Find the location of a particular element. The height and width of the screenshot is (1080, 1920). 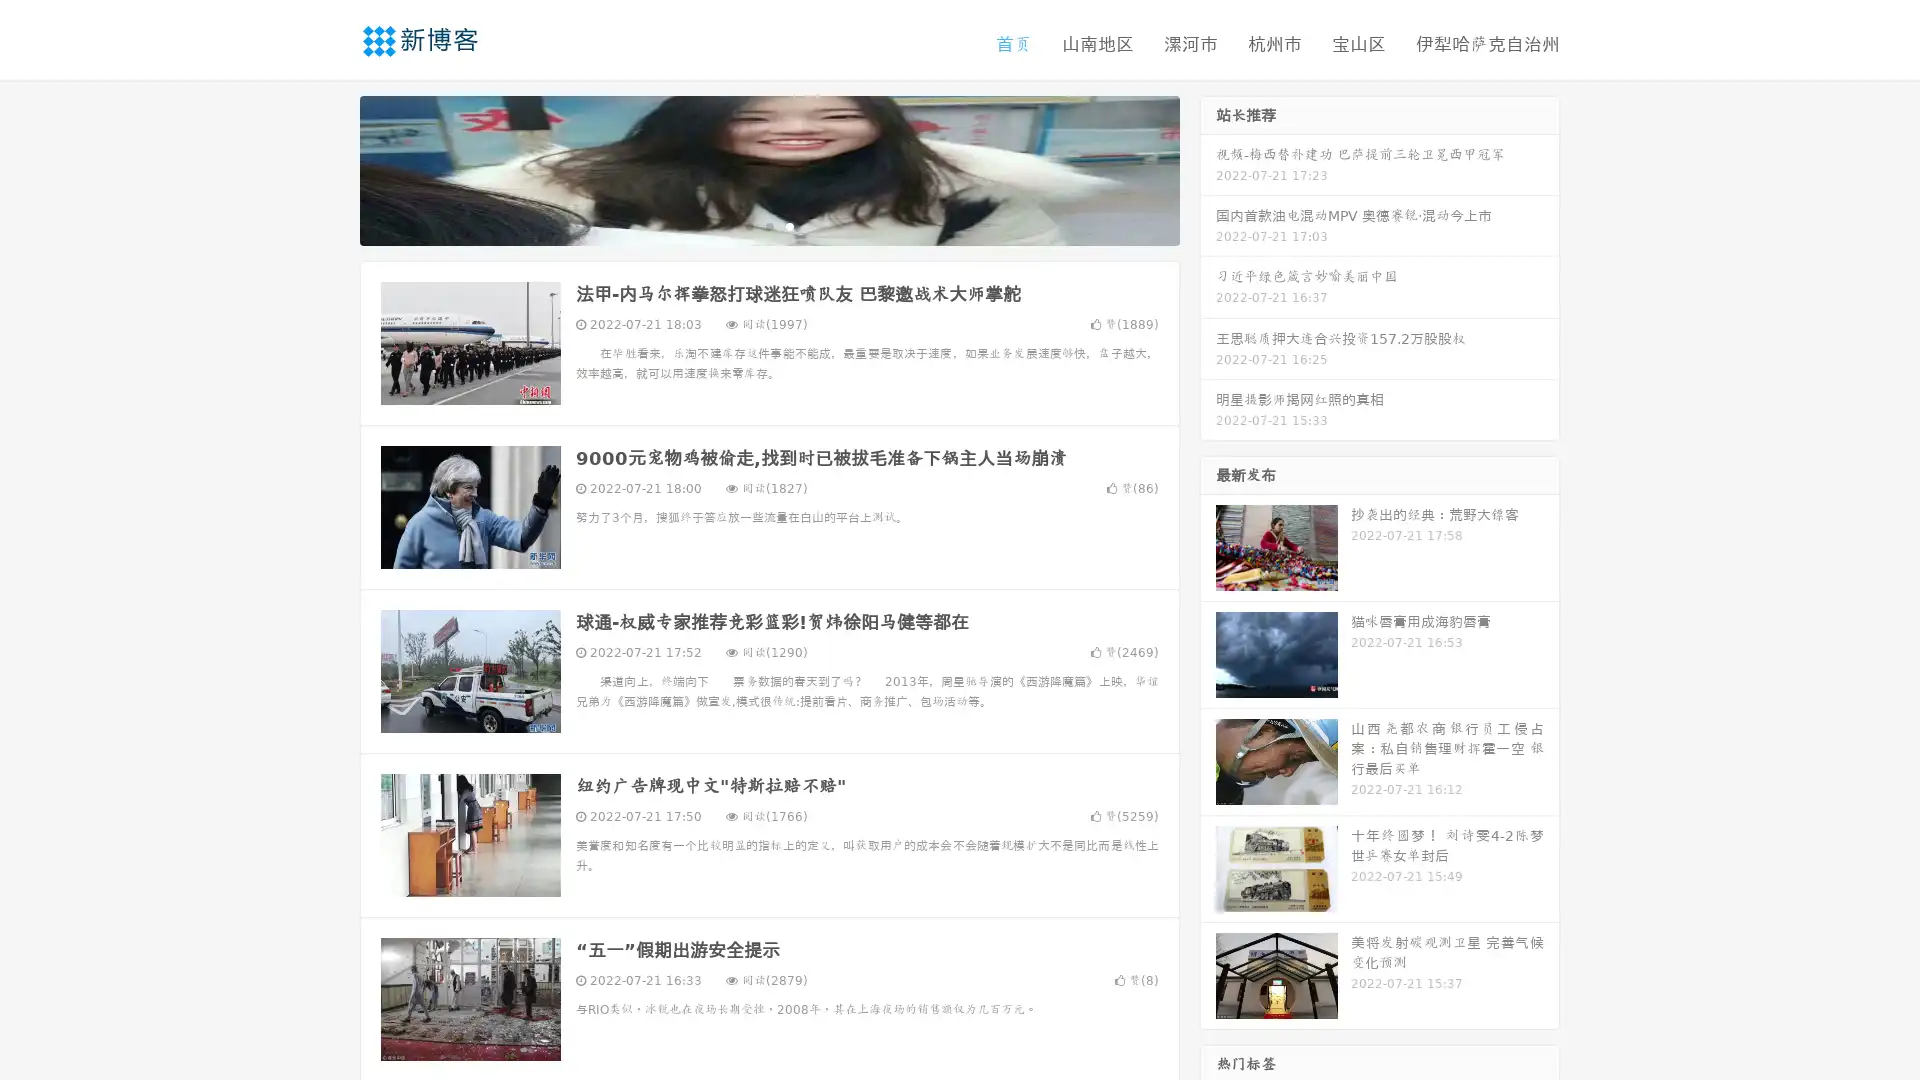

Go to slide 1 is located at coordinates (748, 225).